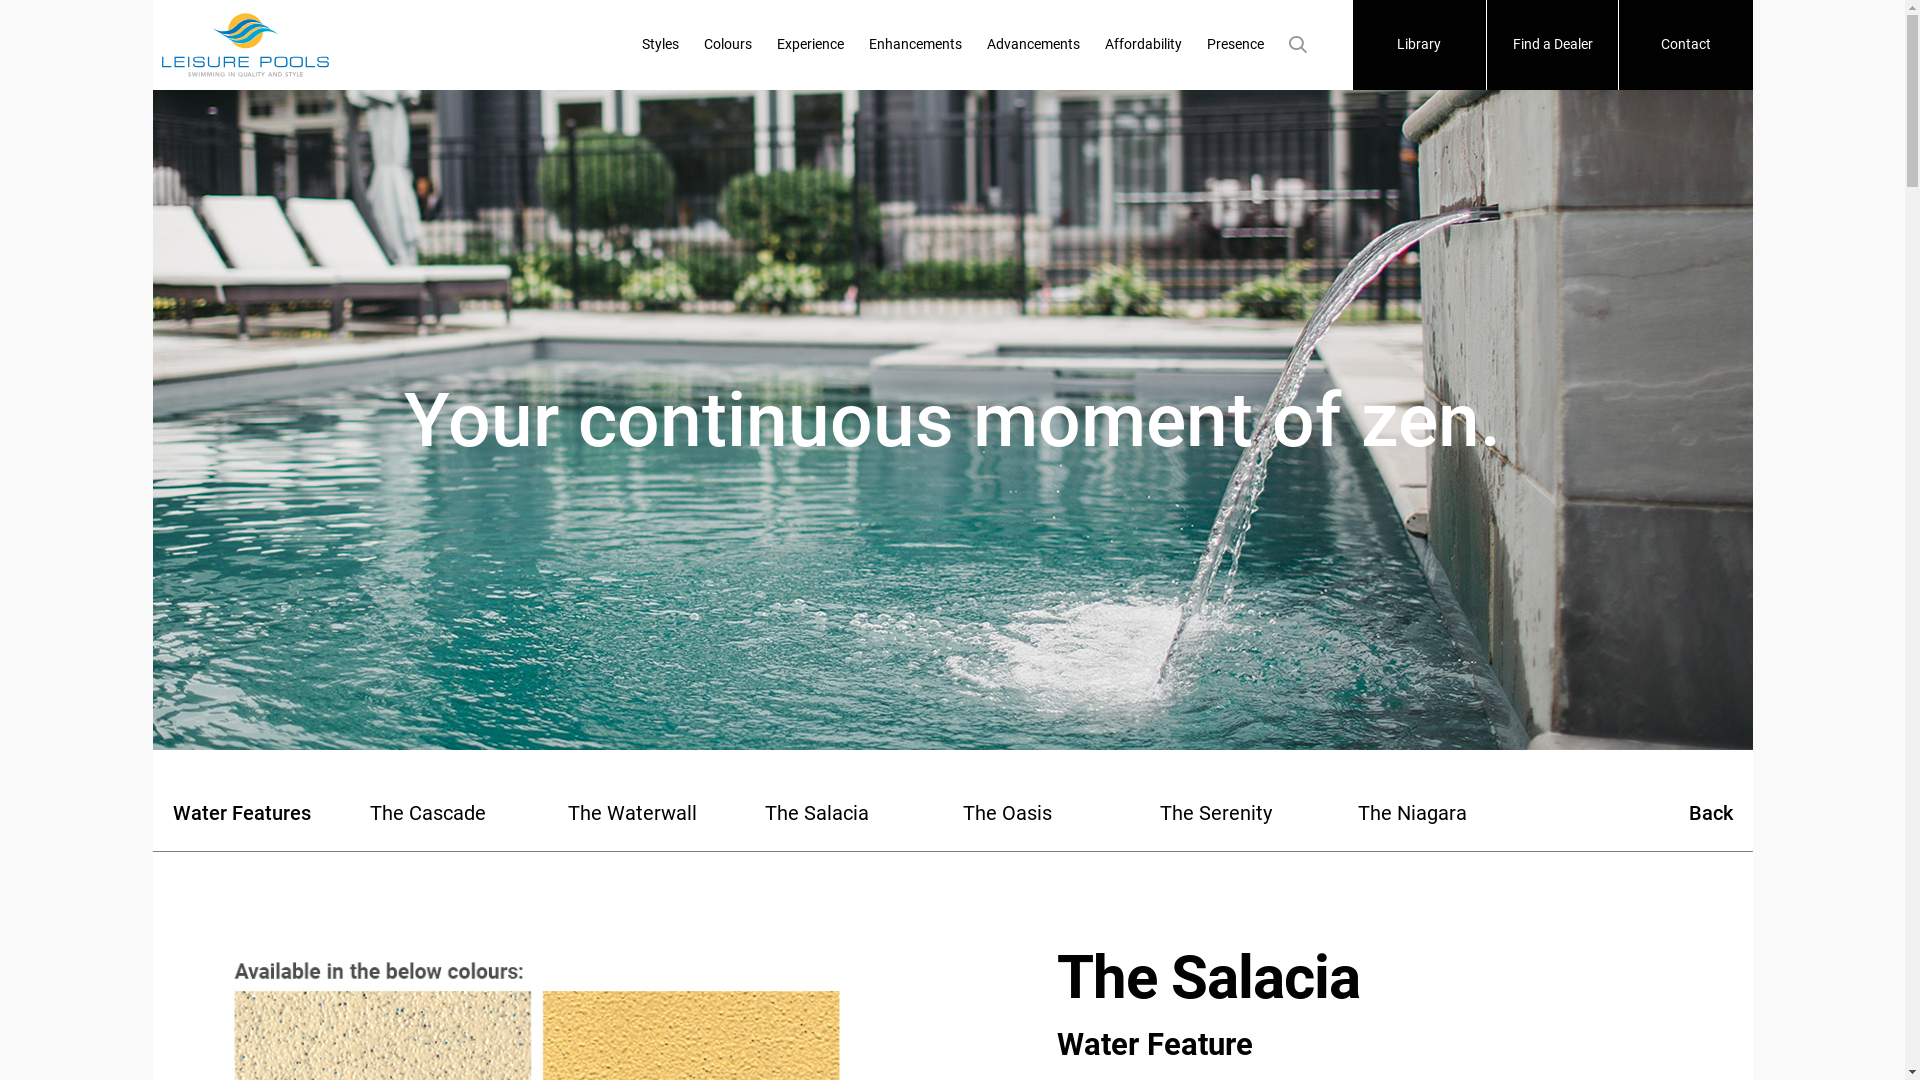 Image resolution: width=1920 pixels, height=1080 pixels. Describe the element at coordinates (727, 45) in the screenshot. I see `'Colours'` at that location.